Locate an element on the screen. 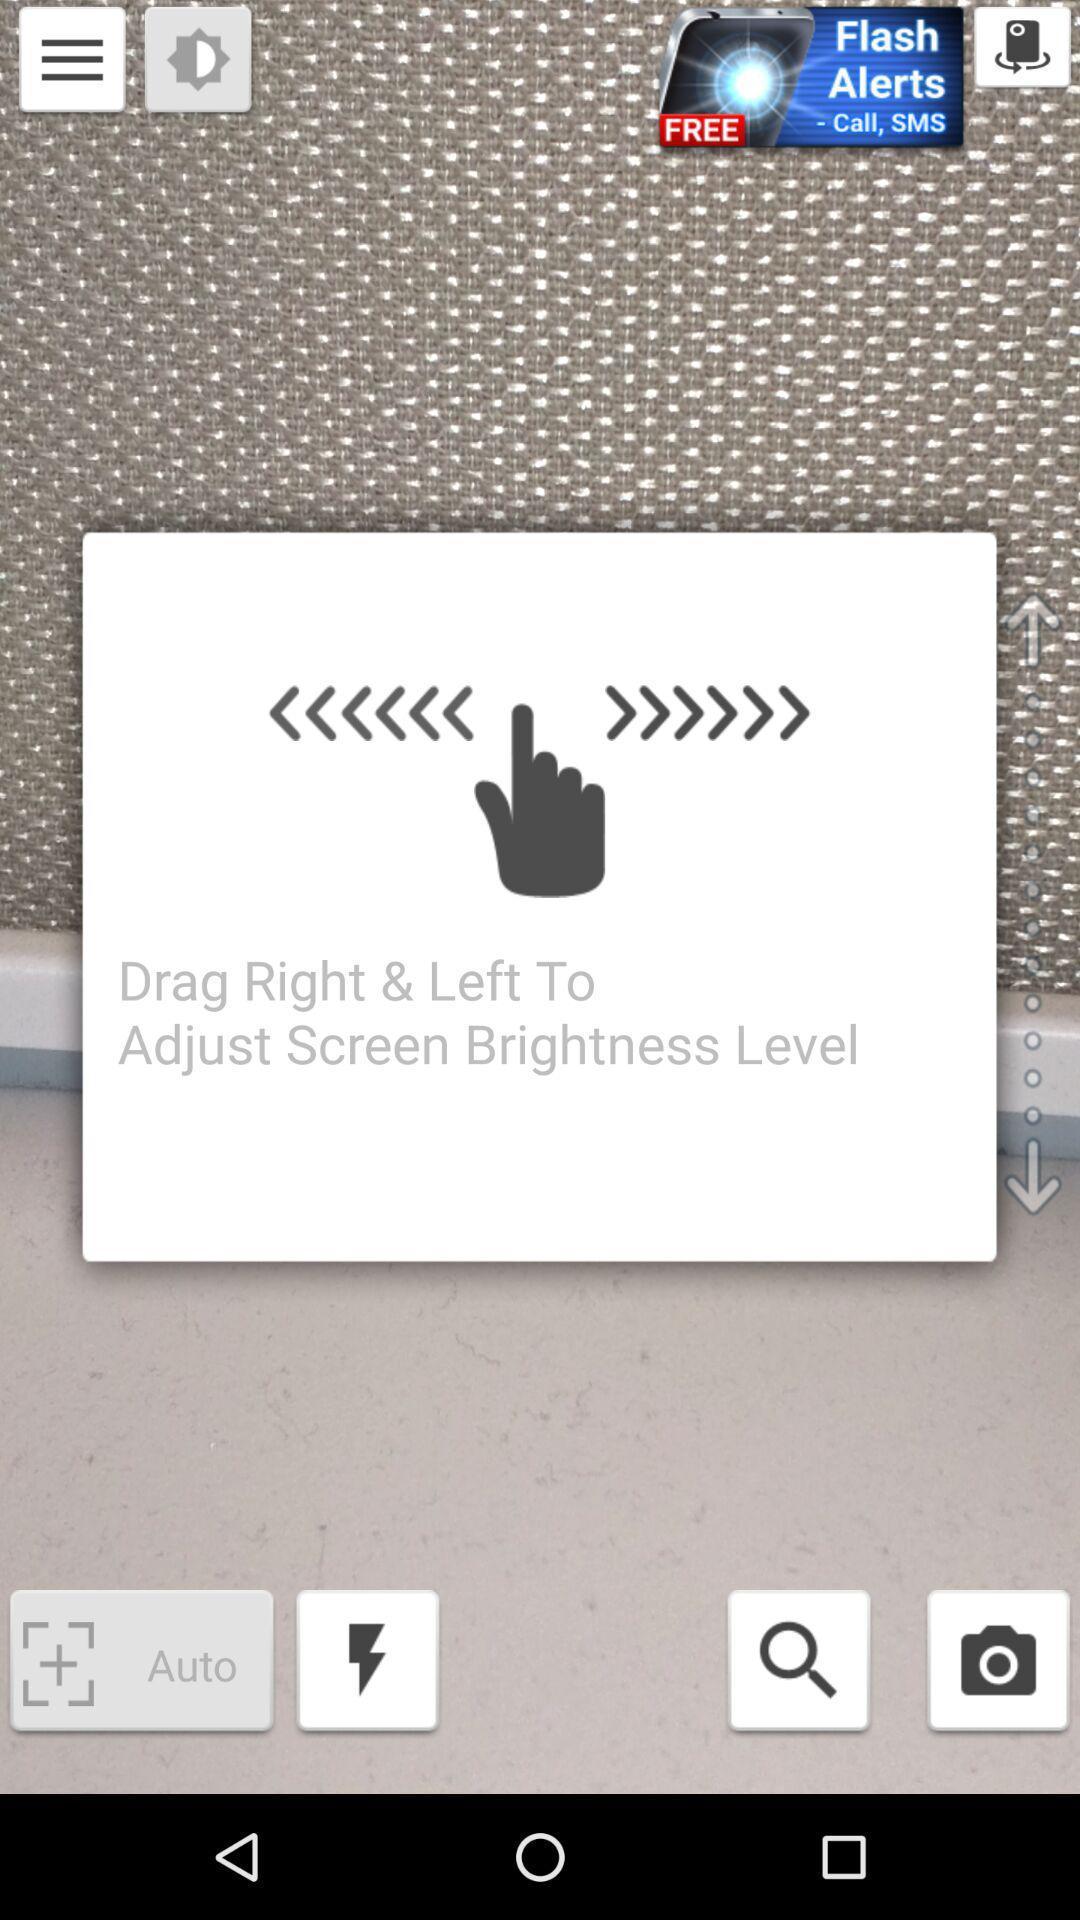  flash on/off is located at coordinates (367, 1664).